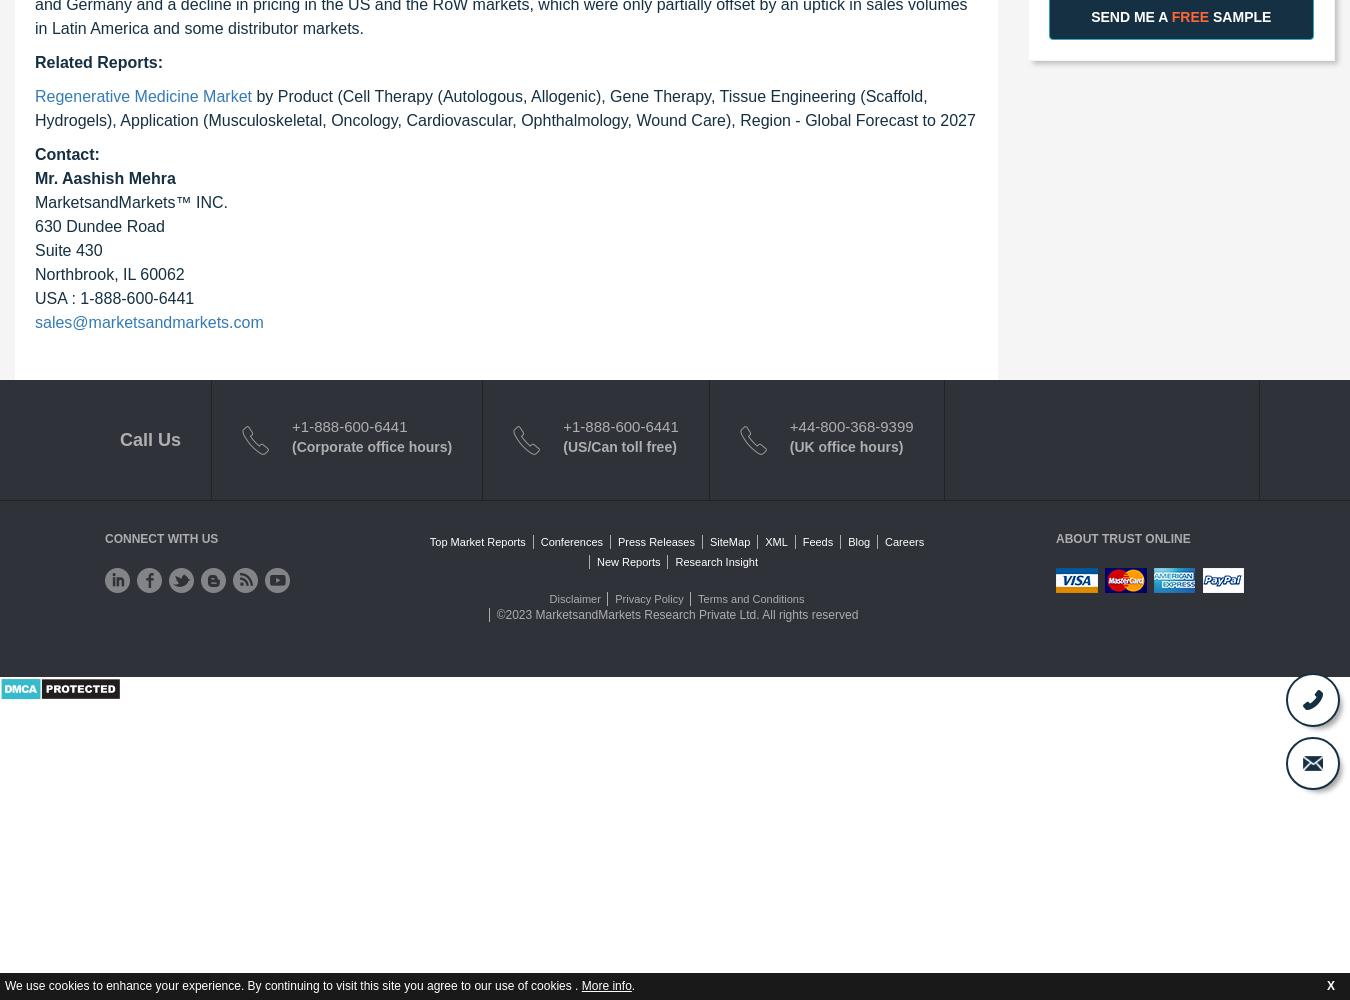 This screenshot has width=1350, height=1000. I want to click on 'SiteMap', so click(728, 541).